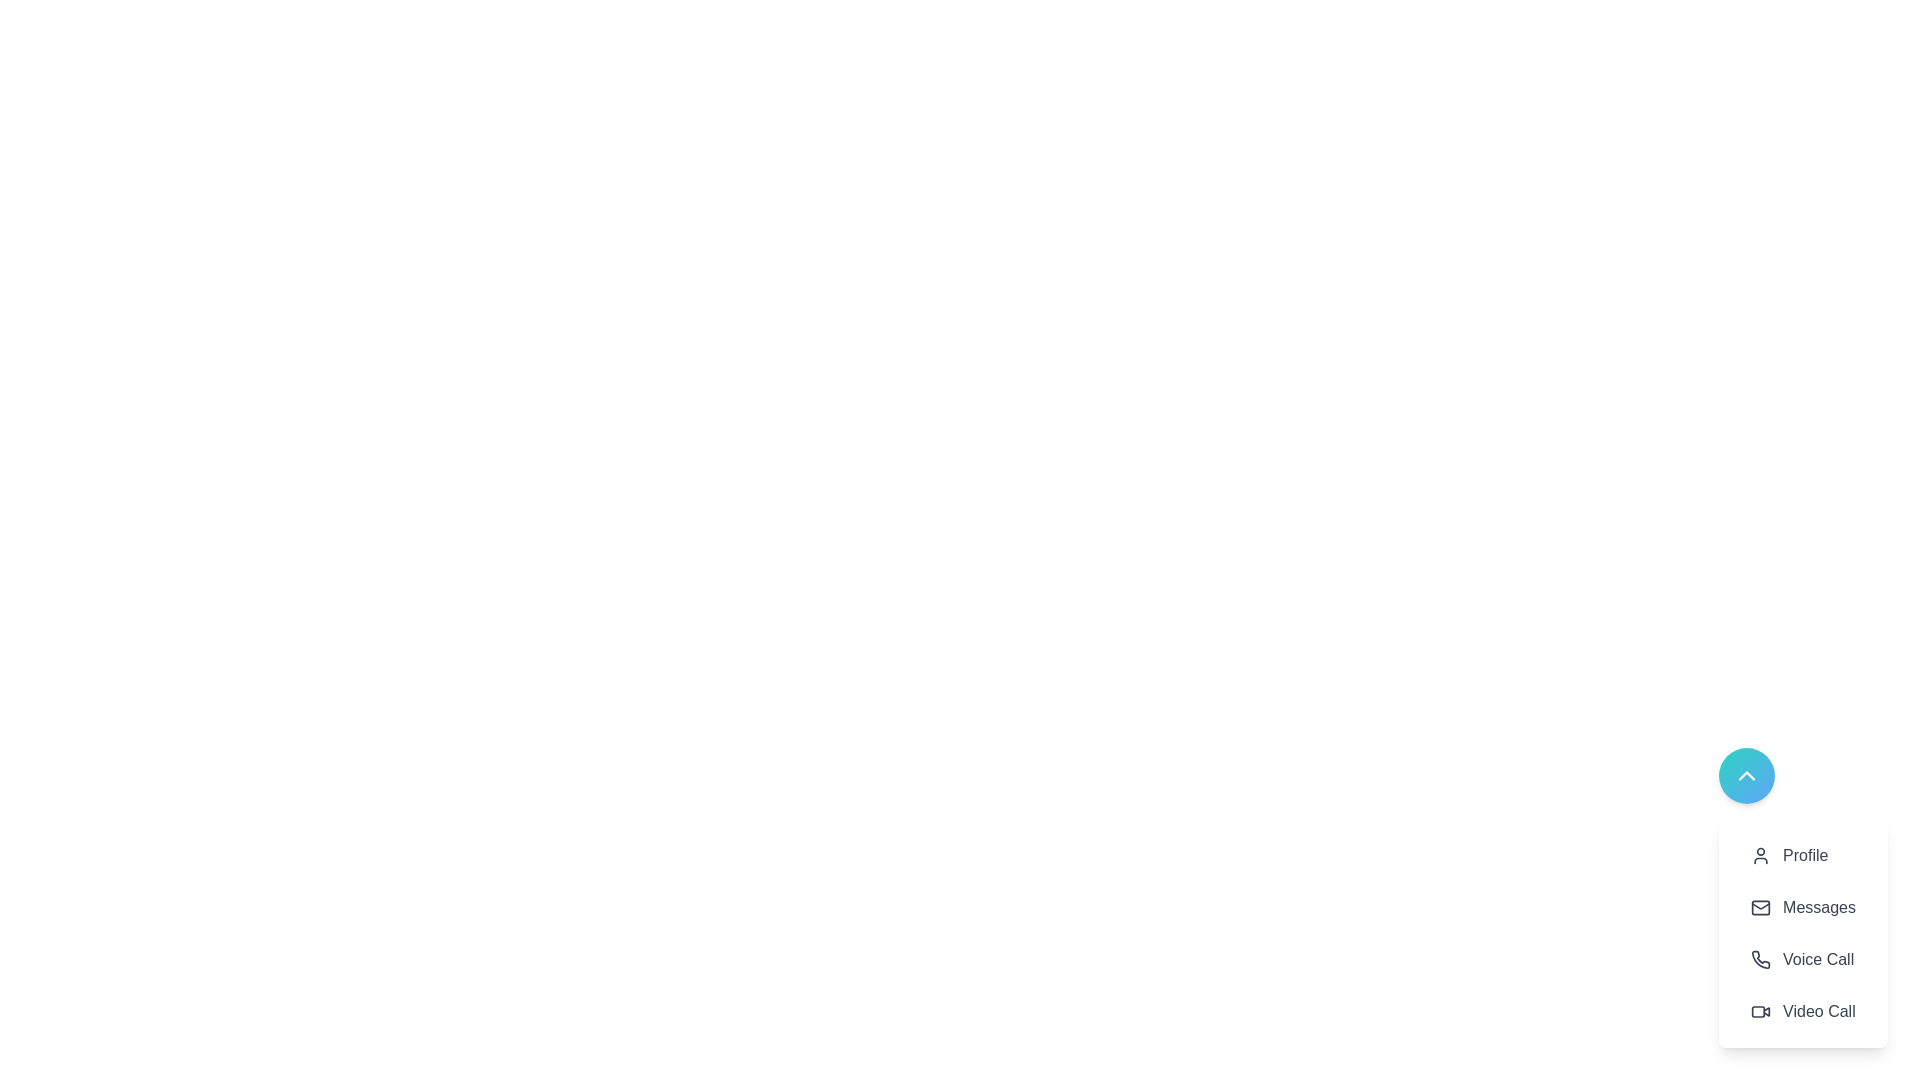  I want to click on the main button to toggle the visibility of the action list, so click(1746, 774).